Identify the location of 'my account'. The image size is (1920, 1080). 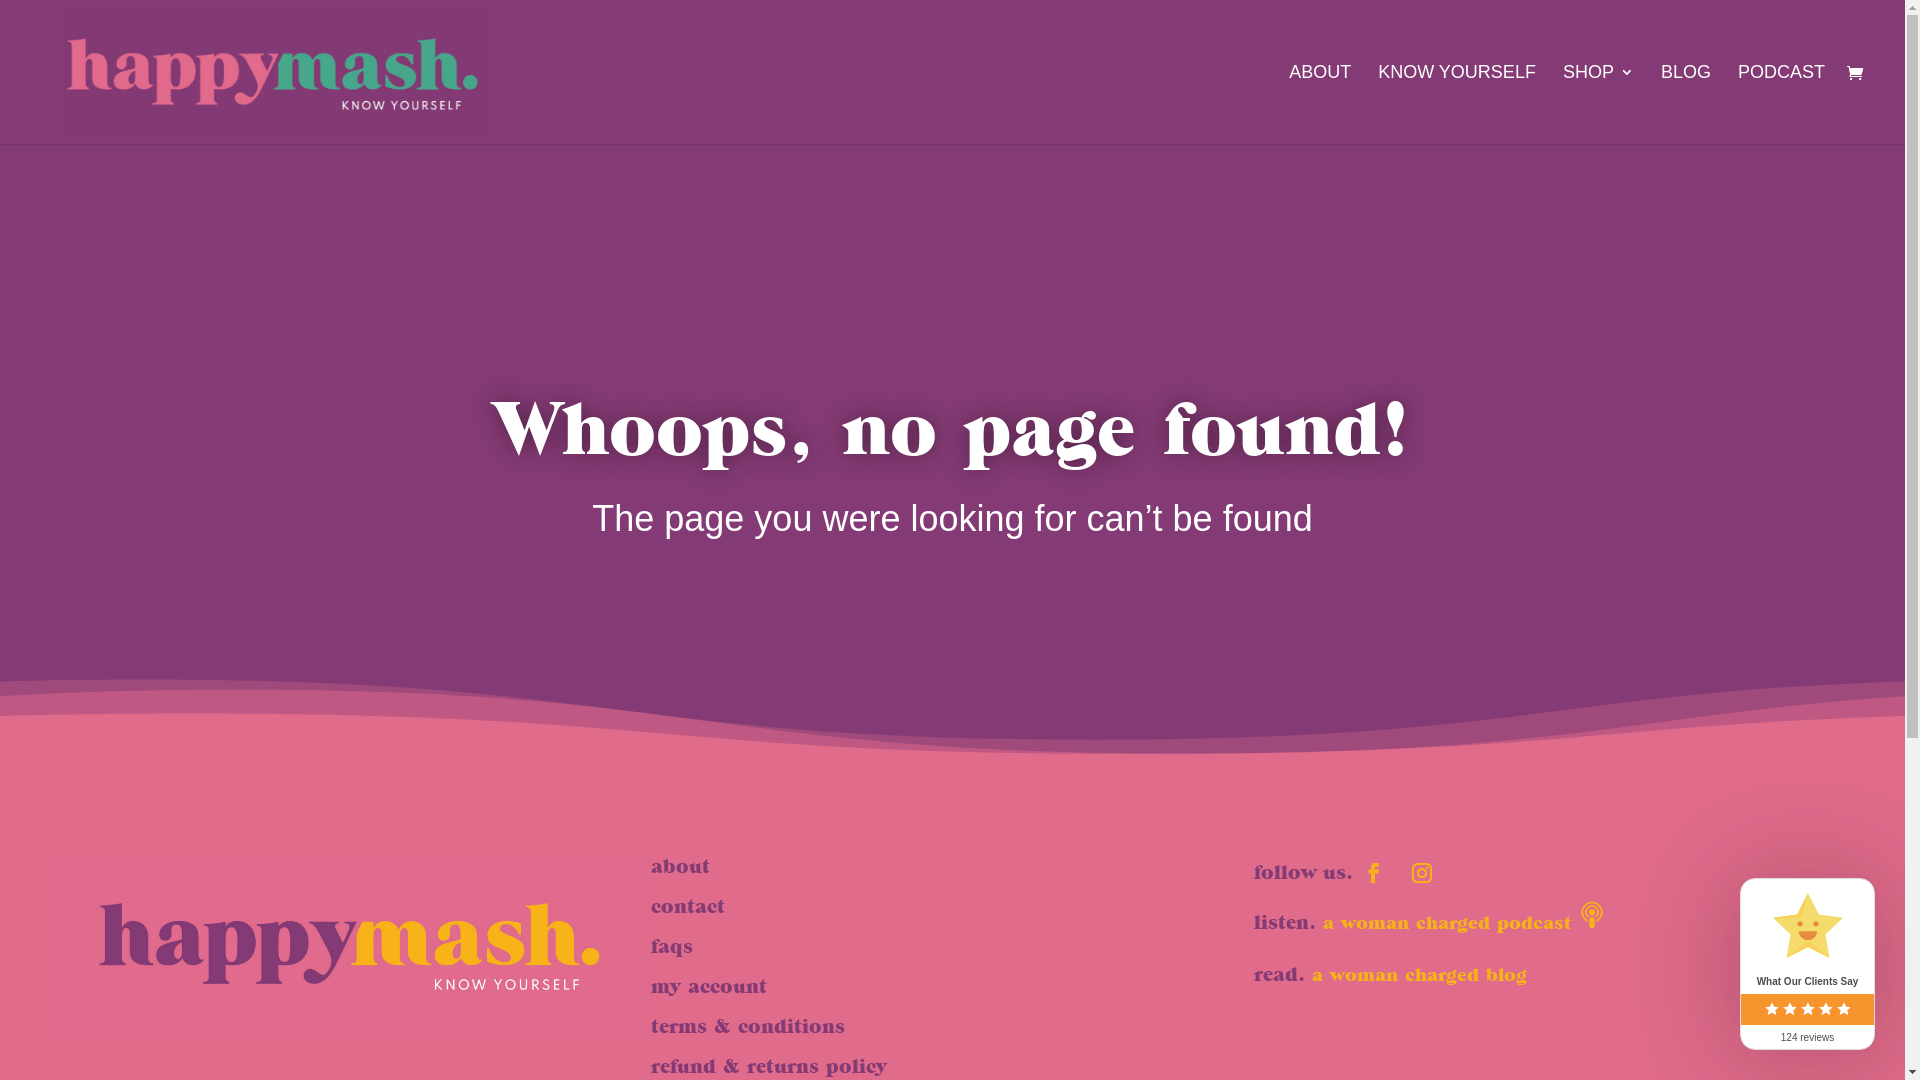
(709, 985).